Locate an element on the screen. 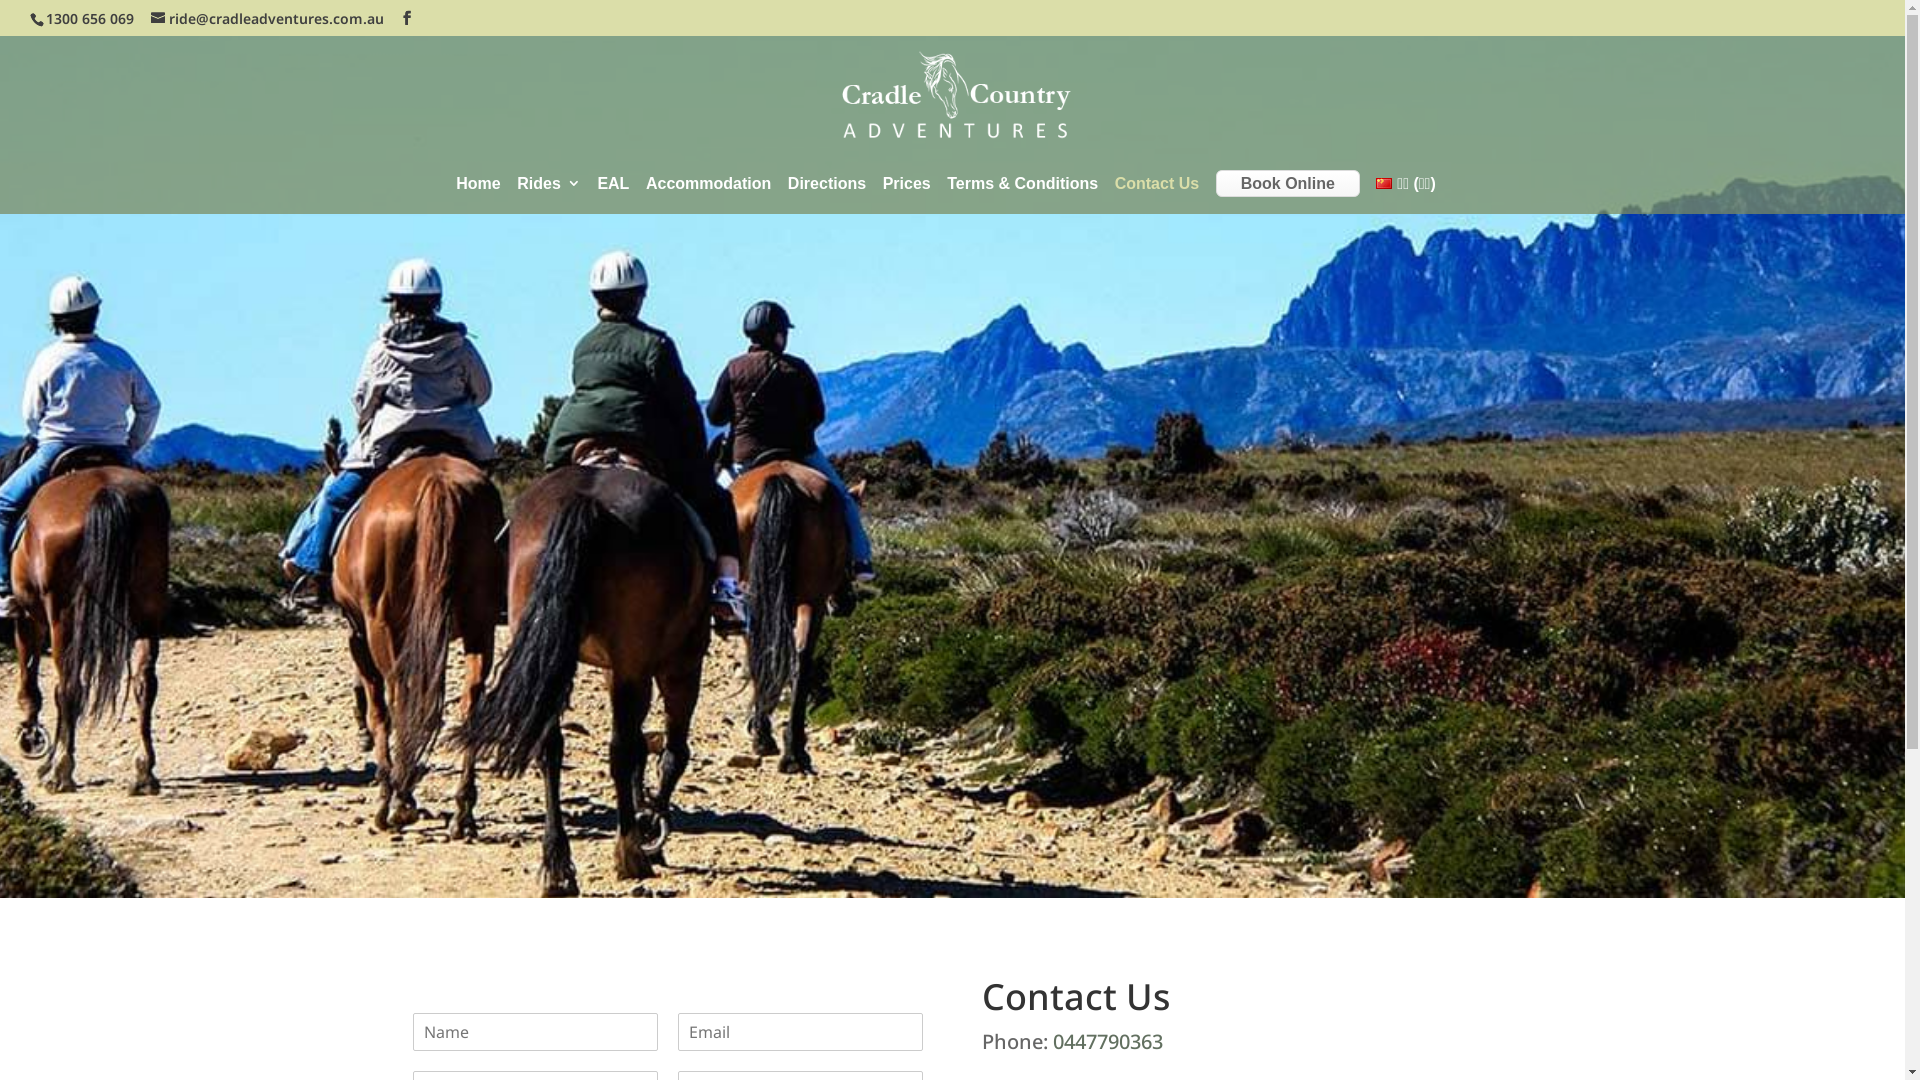 The height and width of the screenshot is (1080, 1920). 'Home' is located at coordinates (477, 195).